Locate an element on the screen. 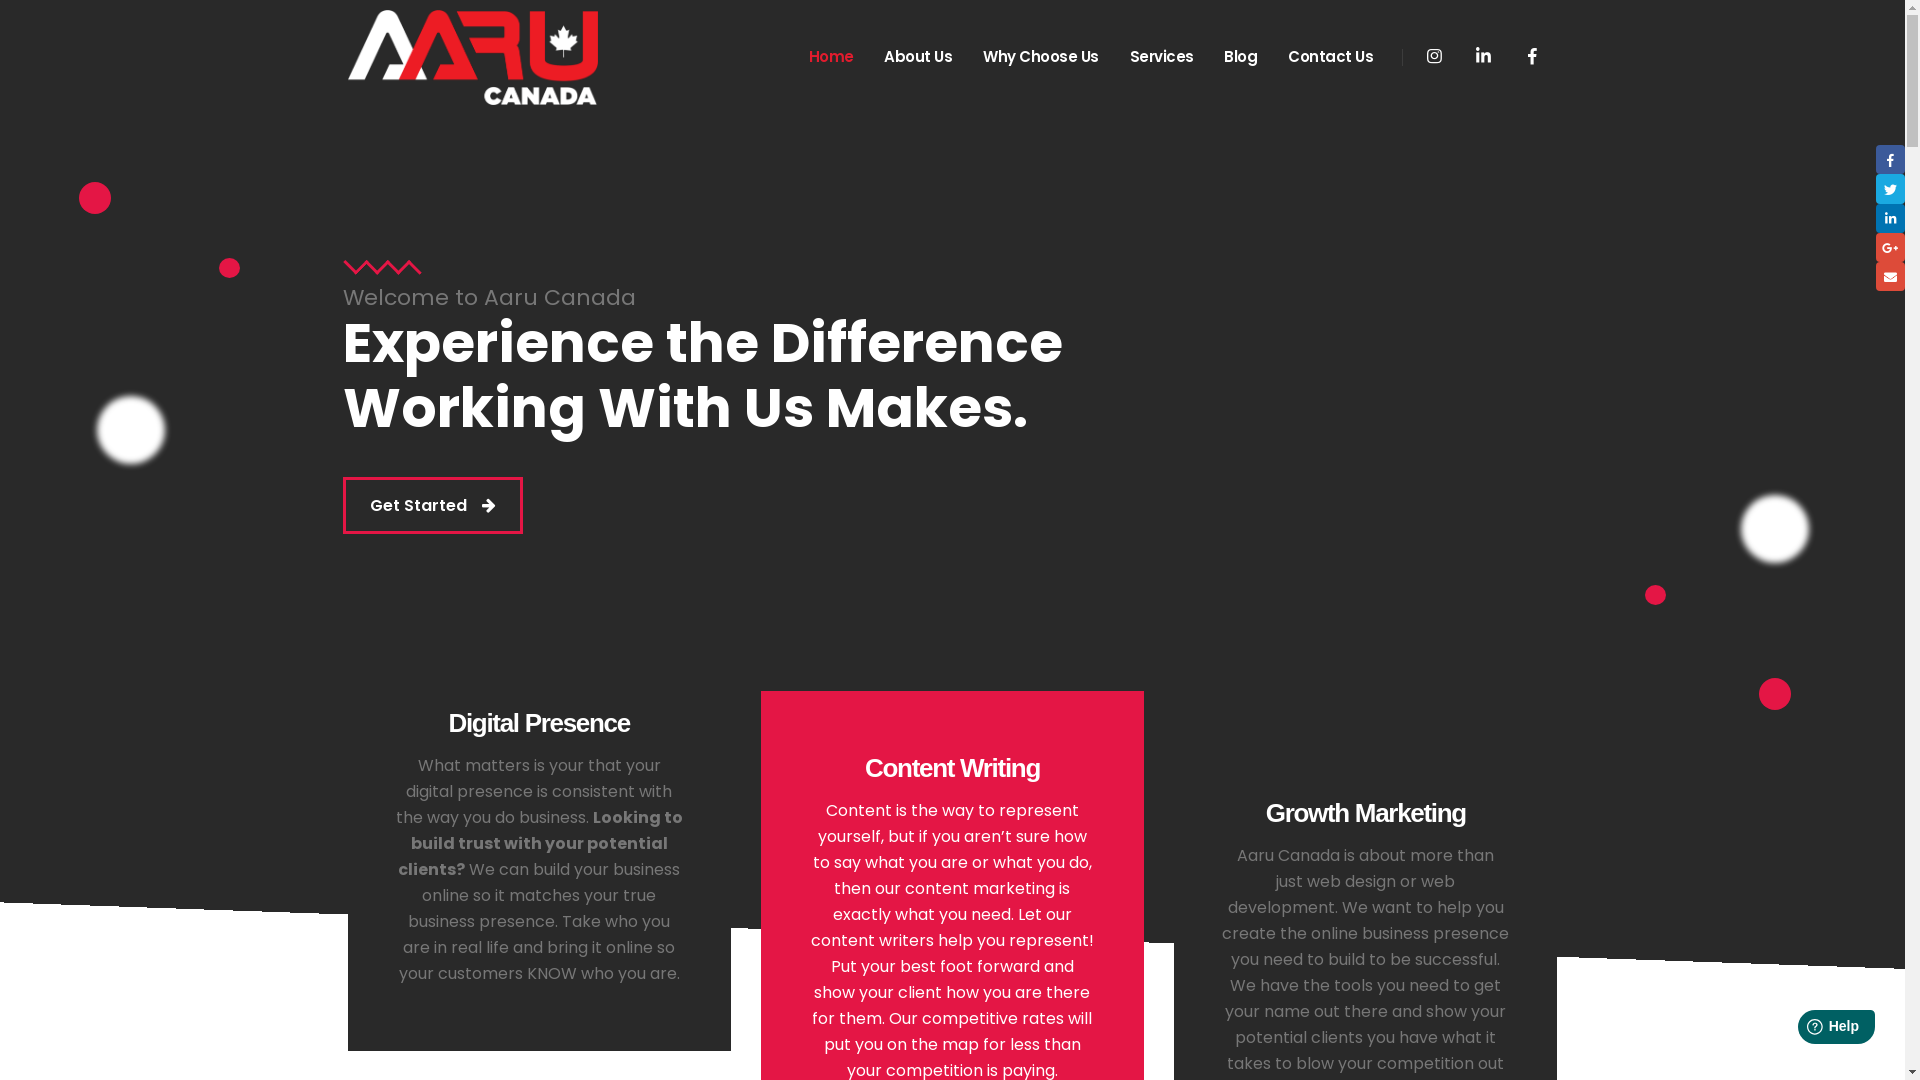 The height and width of the screenshot is (1080, 1920). 'Email' is located at coordinates (1875, 276).